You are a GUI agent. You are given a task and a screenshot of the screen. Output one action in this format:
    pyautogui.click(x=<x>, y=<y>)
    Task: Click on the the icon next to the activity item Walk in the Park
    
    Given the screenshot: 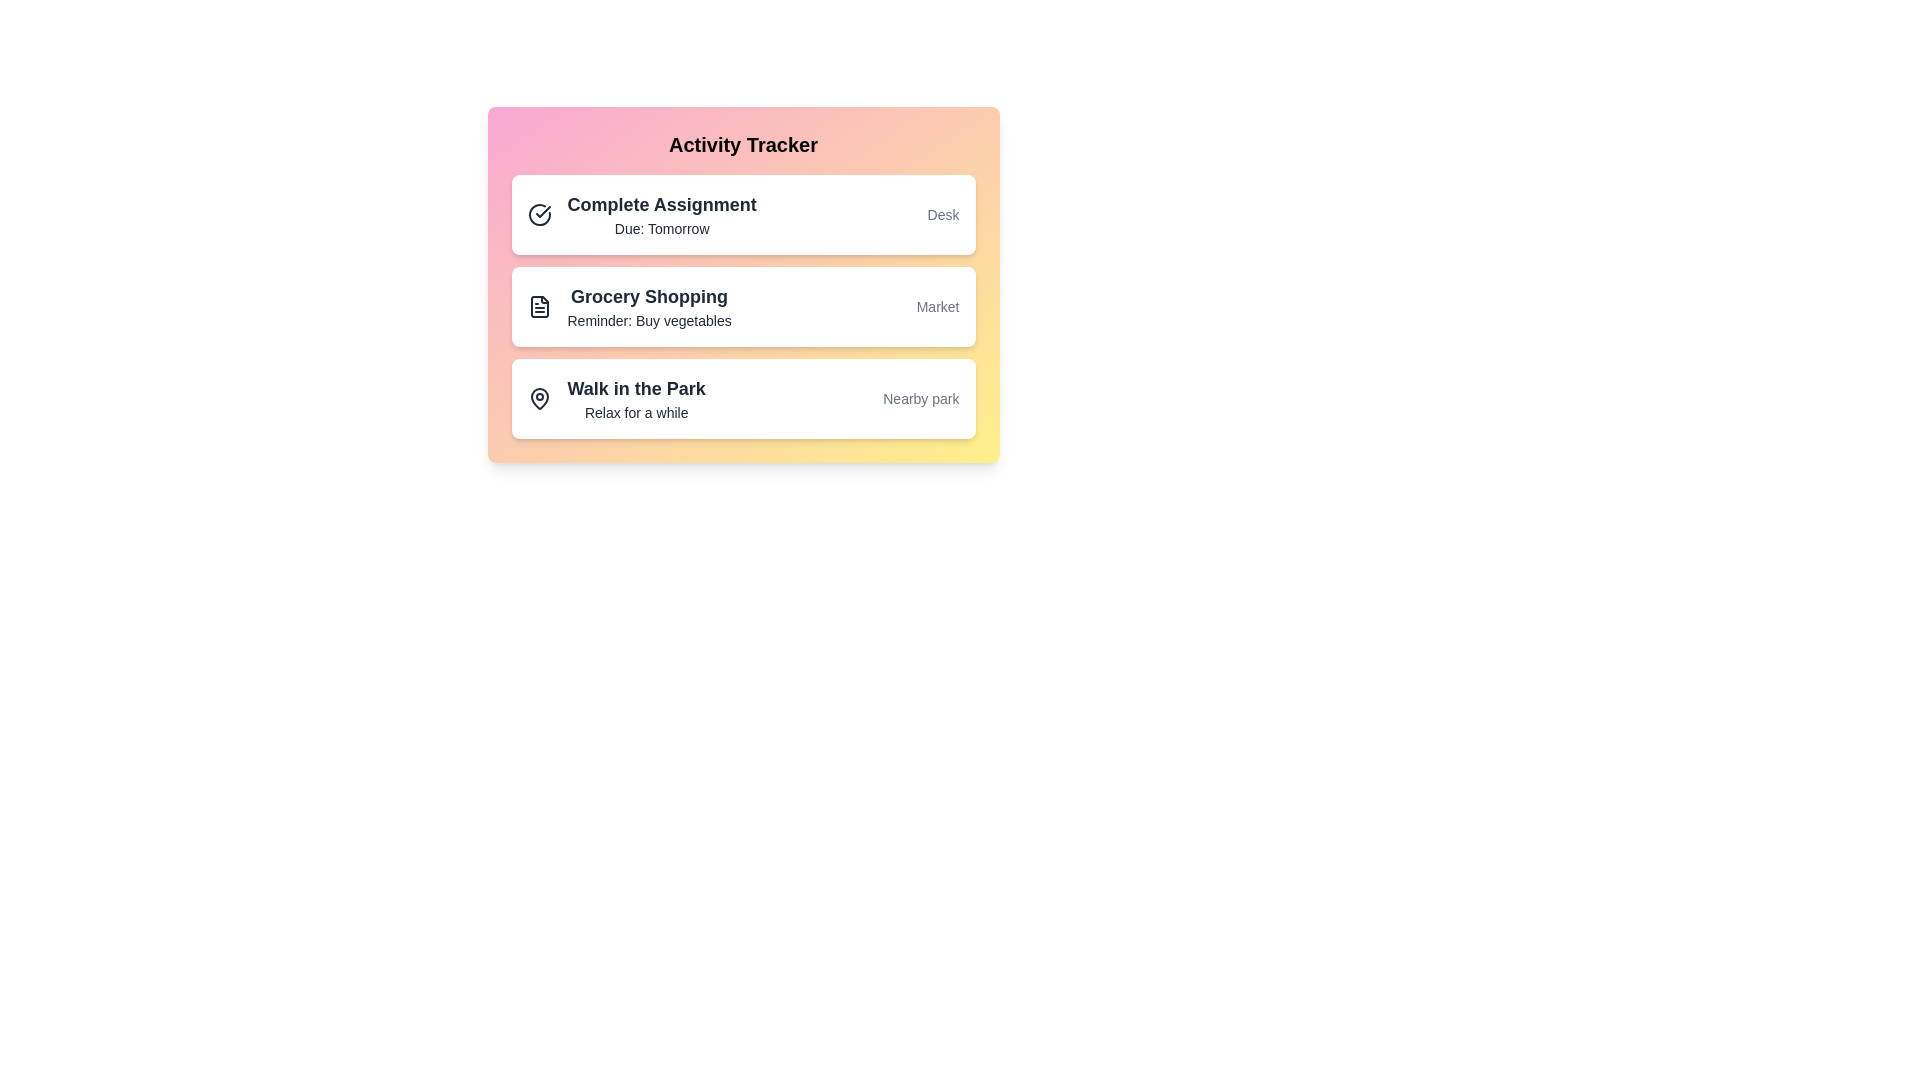 What is the action you would take?
    pyautogui.click(x=539, y=398)
    